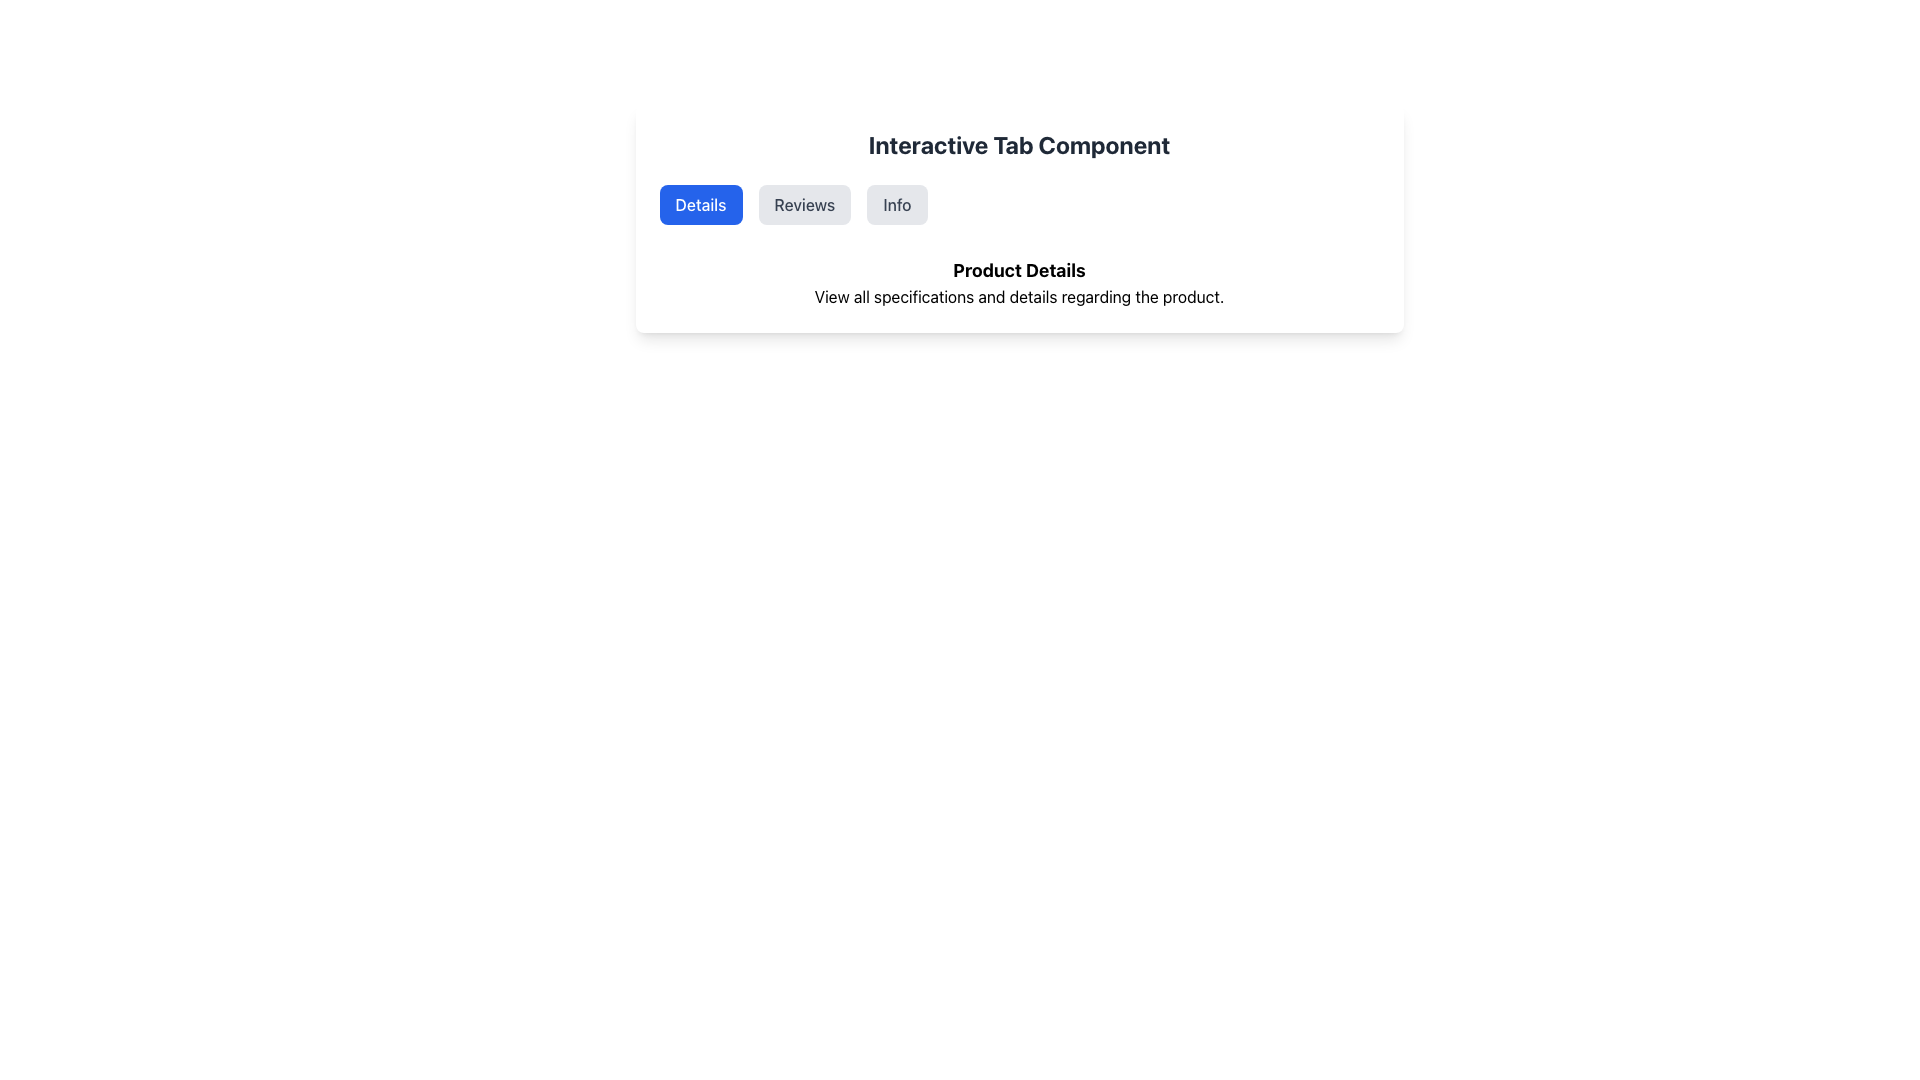  Describe the element at coordinates (1019, 144) in the screenshot. I see `the Static Text element displaying 'Interactive Tab Component', which is styled in bold and large dark gray font and serves as the header for the section` at that location.